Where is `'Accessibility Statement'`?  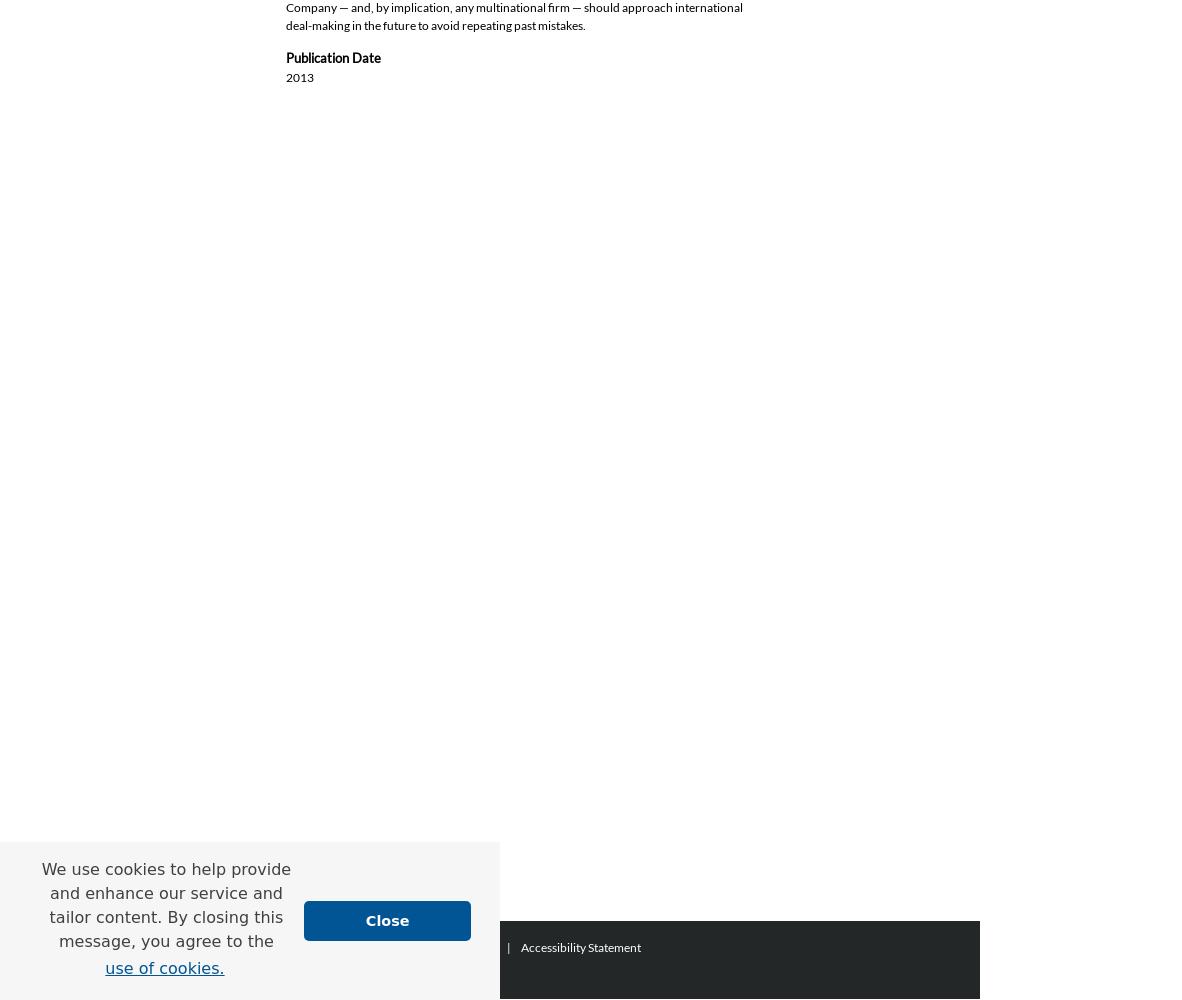 'Accessibility Statement' is located at coordinates (521, 946).